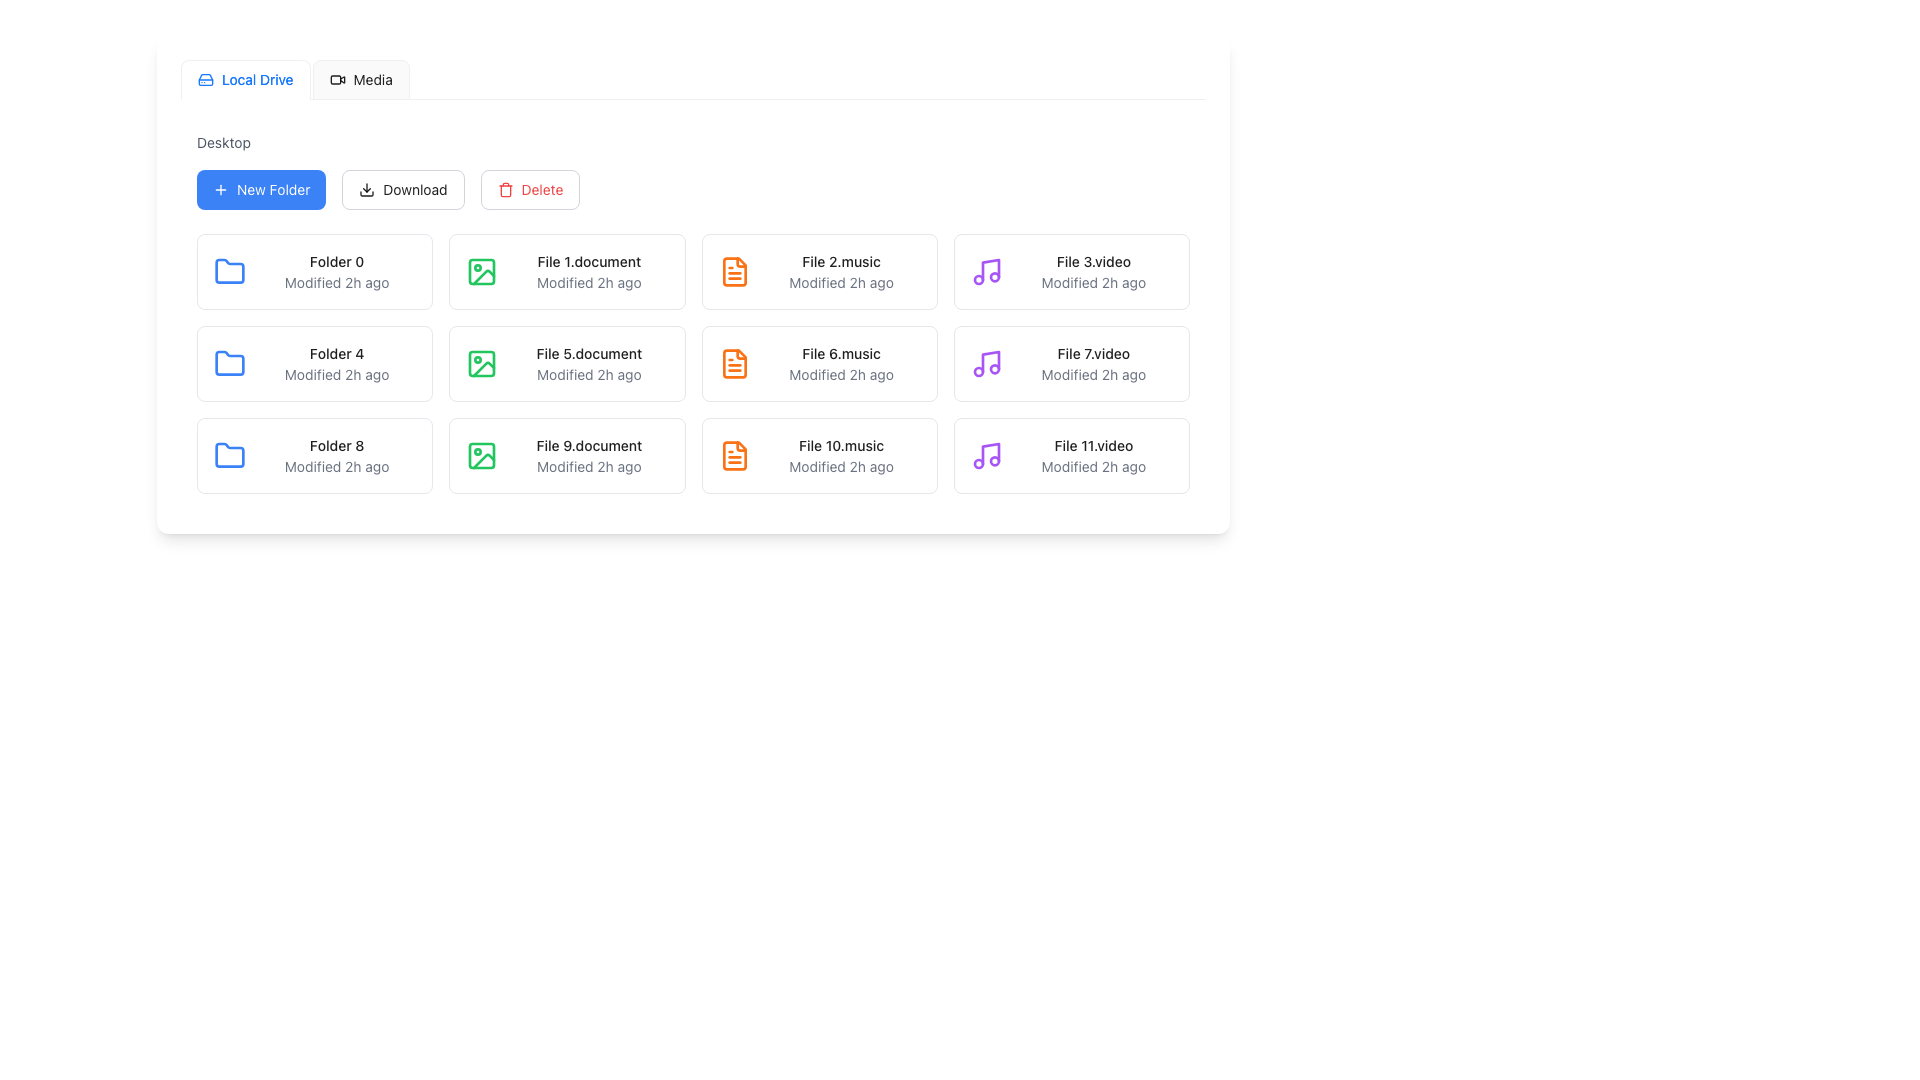 This screenshot has height=1080, width=1920. Describe the element at coordinates (566, 455) in the screenshot. I see `the file entry item displaying 'File 9.document' with a green document icon, located in the third row and third item of the grid layout` at that location.